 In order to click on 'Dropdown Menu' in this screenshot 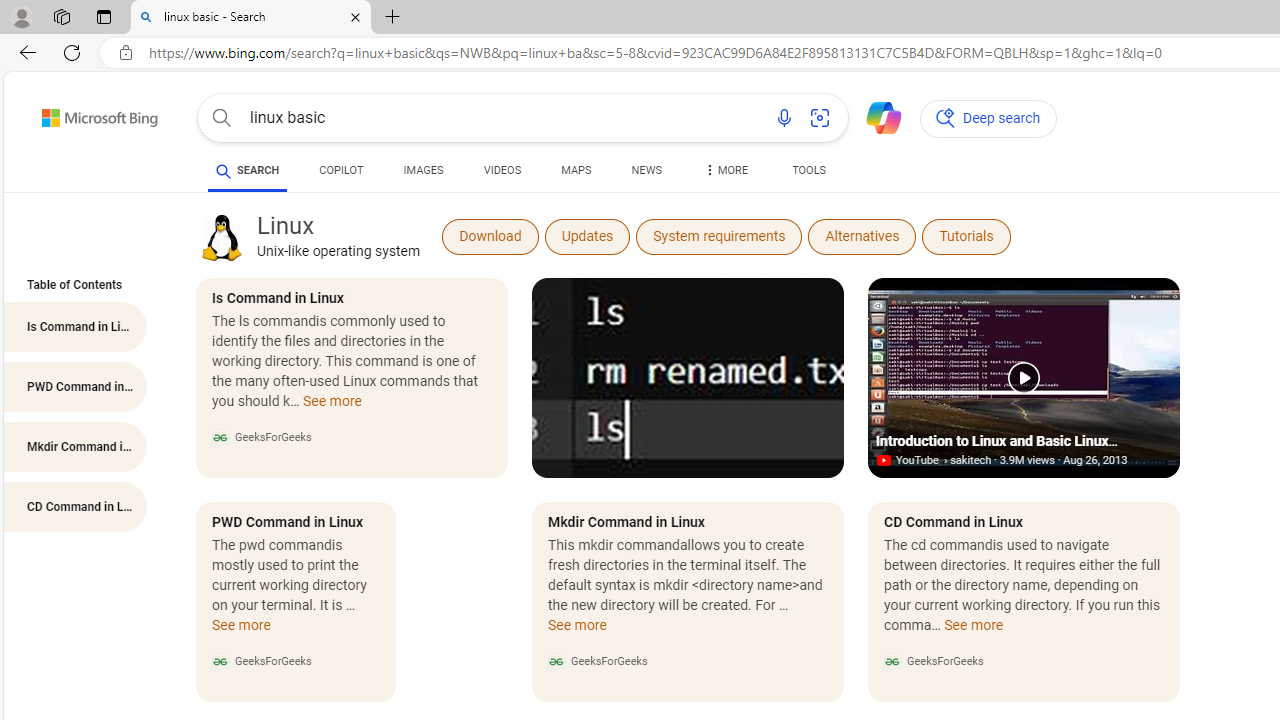, I will do `click(723, 170)`.